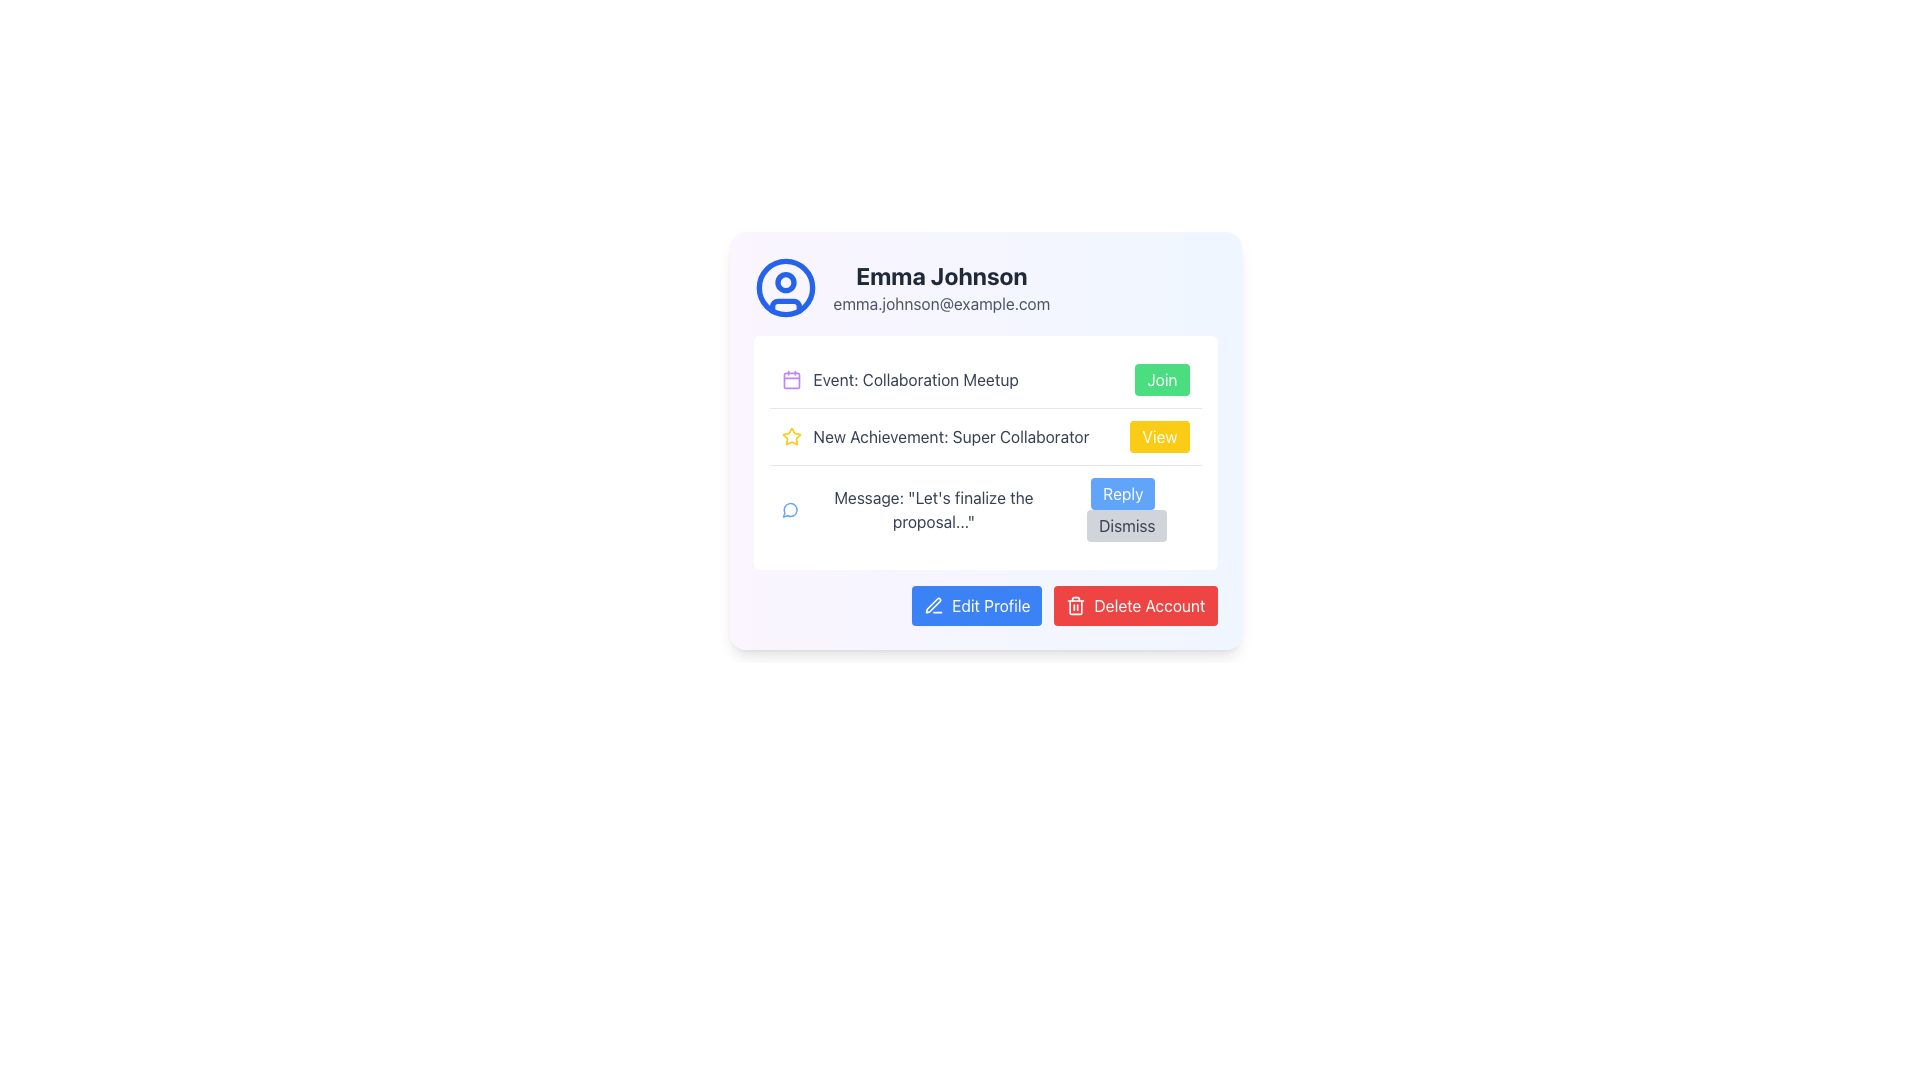 The width and height of the screenshot is (1920, 1080). Describe the element at coordinates (1161, 380) in the screenshot. I see `the button located to the far right of the text 'Event: Collaboration Meetup' within the first row of the card's content section to join the event` at that location.